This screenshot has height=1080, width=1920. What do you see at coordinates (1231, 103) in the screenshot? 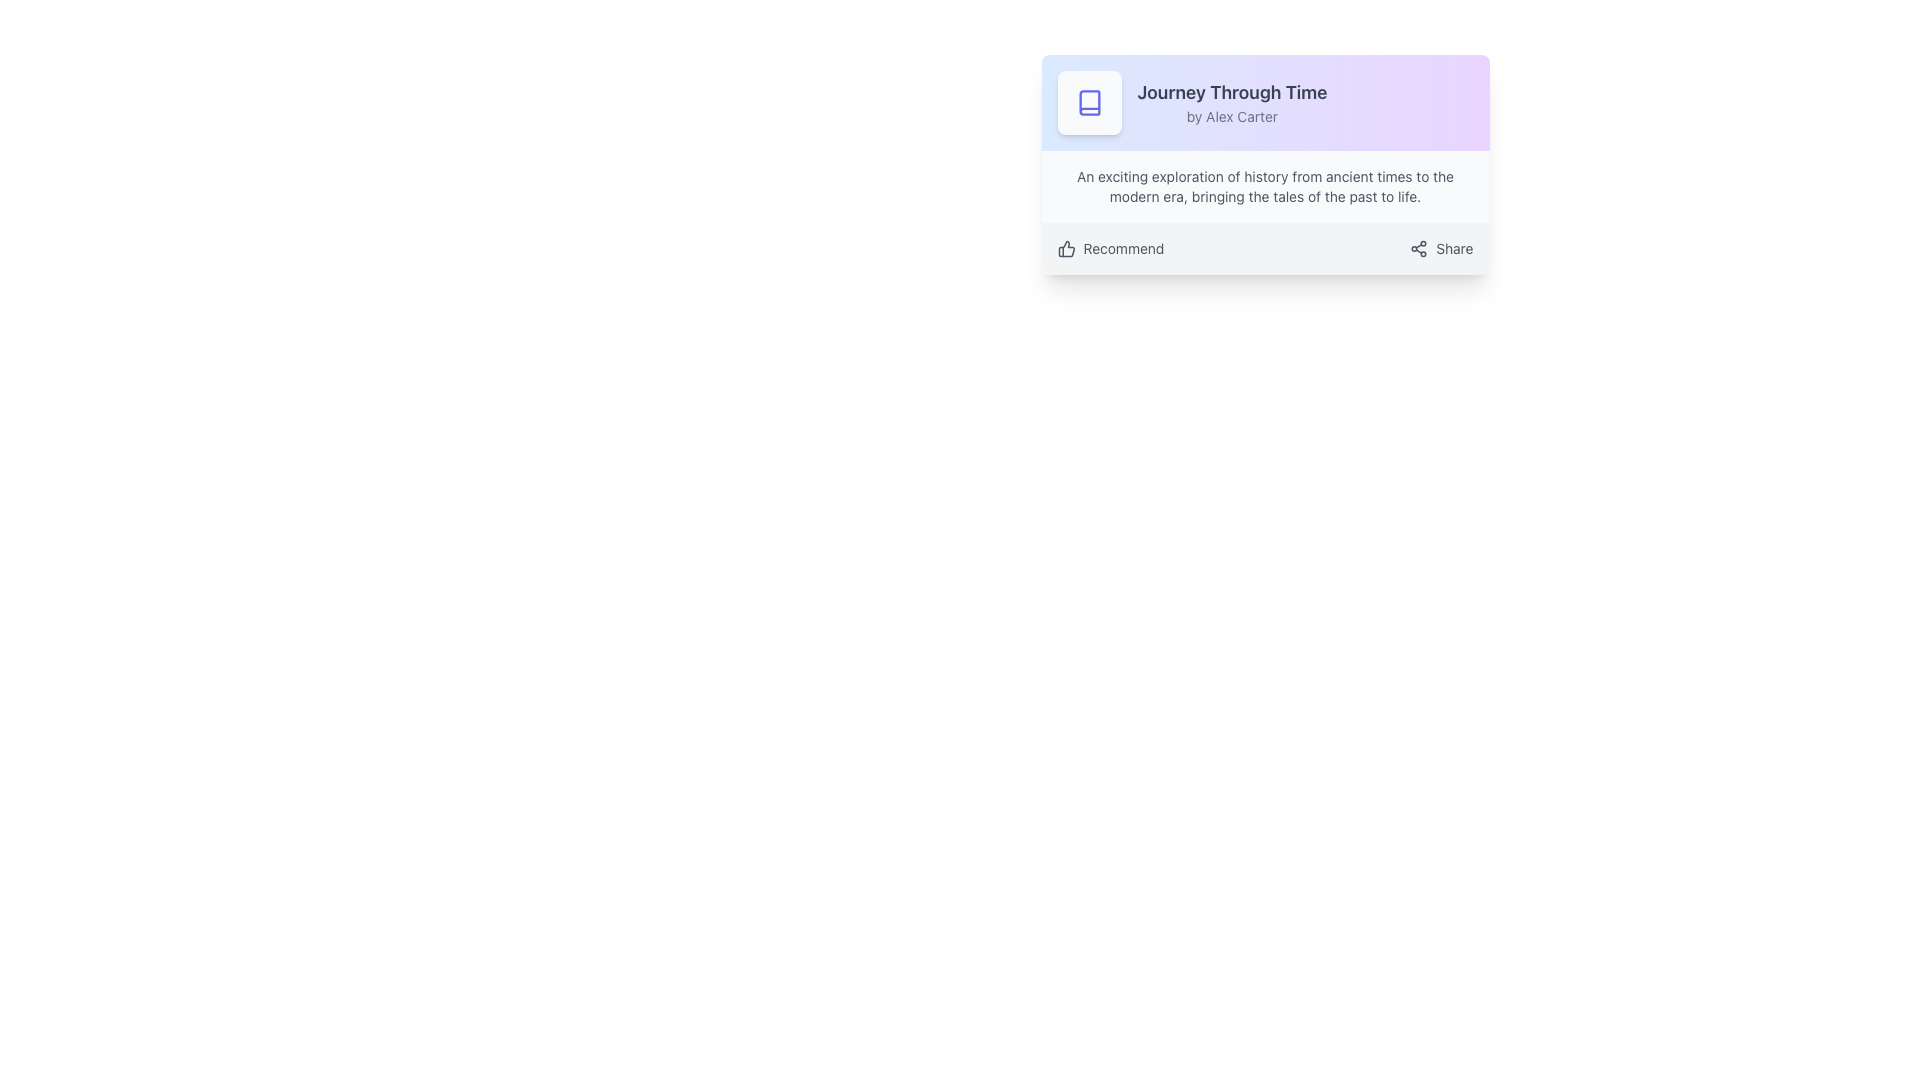
I see `the informational text label displaying the book name 'Journey Through Time' and author 'by Alex Carter', which is centrally positioned between a book icon and descriptive text` at bounding box center [1231, 103].